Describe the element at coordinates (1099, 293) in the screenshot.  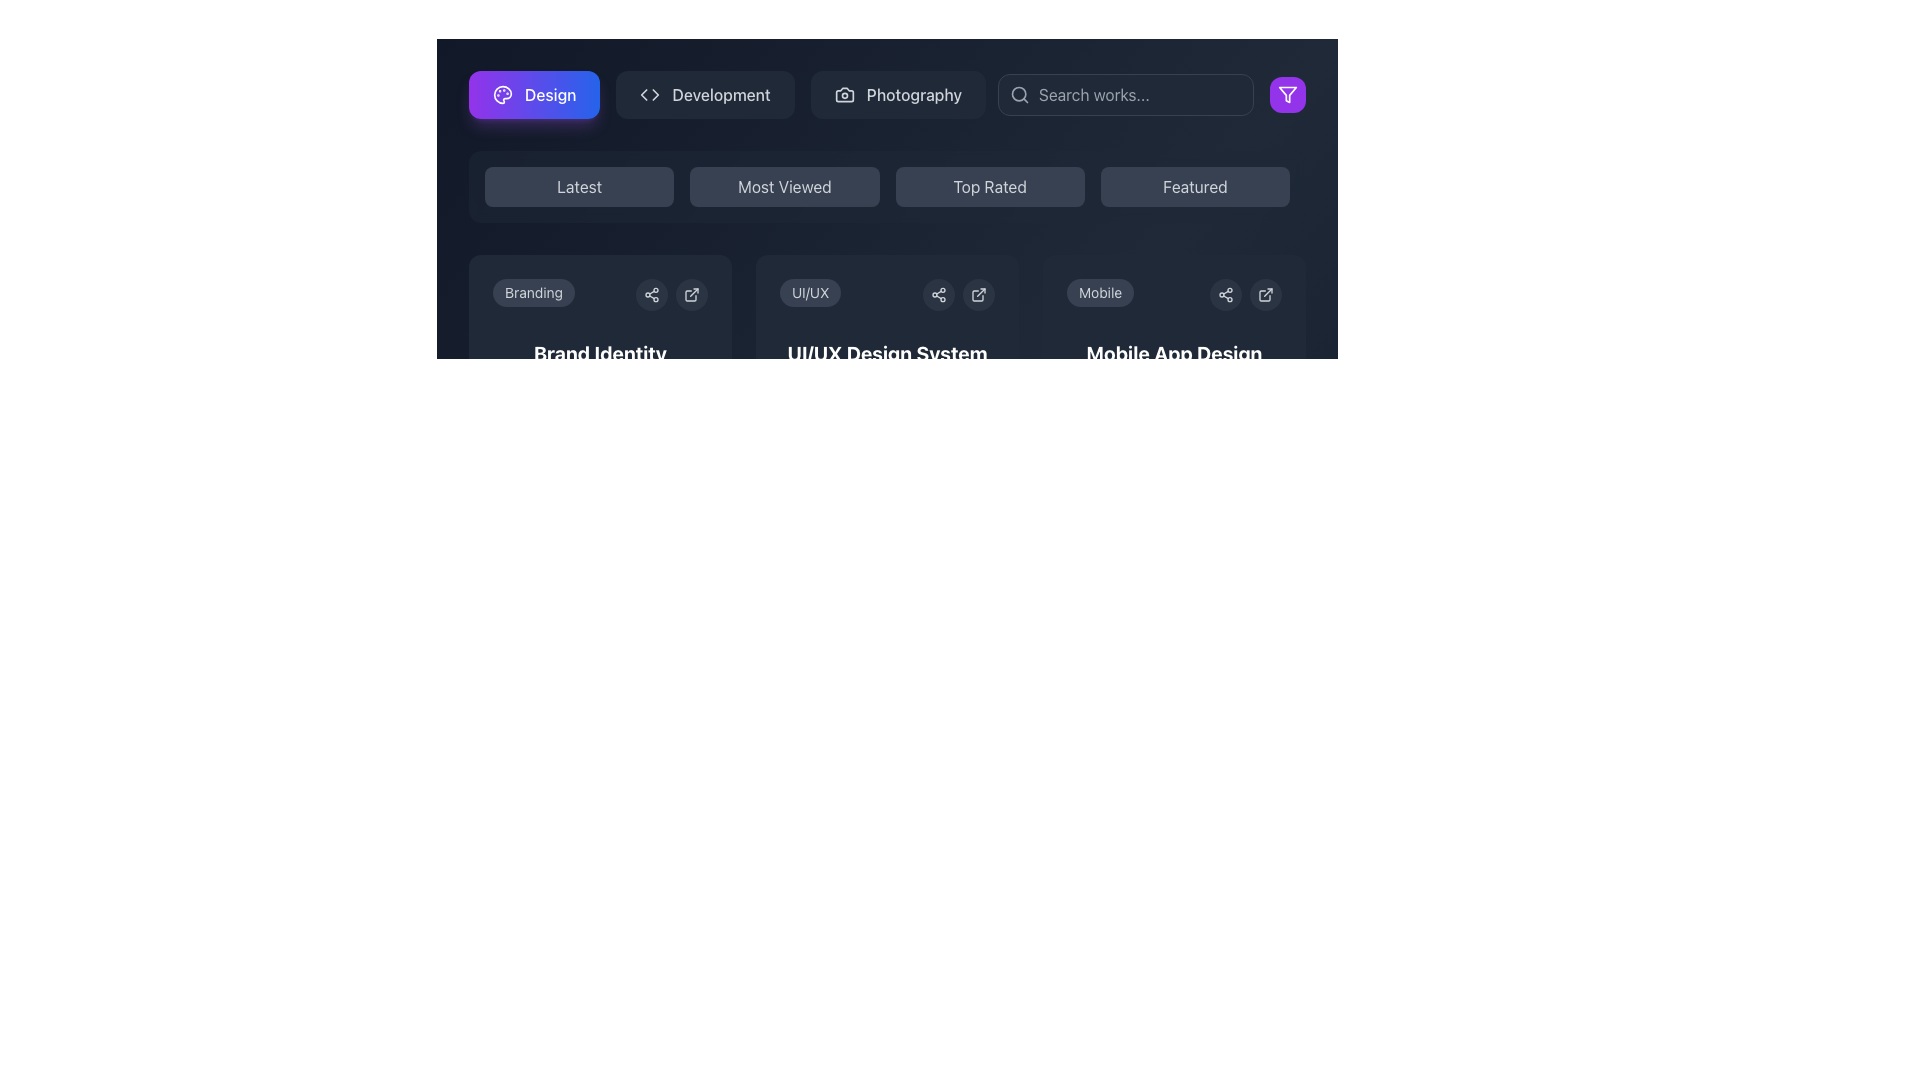
I see `the 'Mobile' text label, which is a small, pill-shaped label with a dark background and light font color, located at the upper-right portion of the interface` at that location.